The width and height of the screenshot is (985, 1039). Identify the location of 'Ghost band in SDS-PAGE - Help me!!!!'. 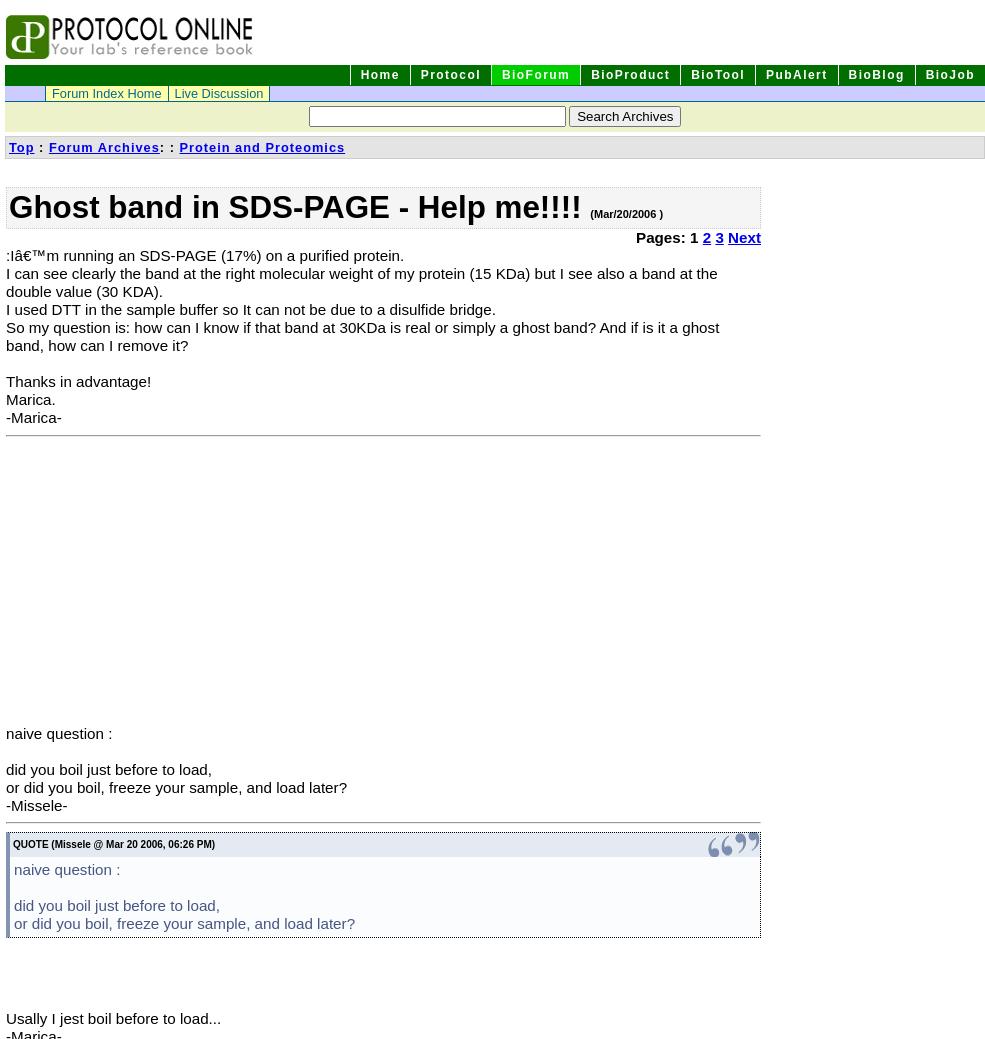
(299, 207).